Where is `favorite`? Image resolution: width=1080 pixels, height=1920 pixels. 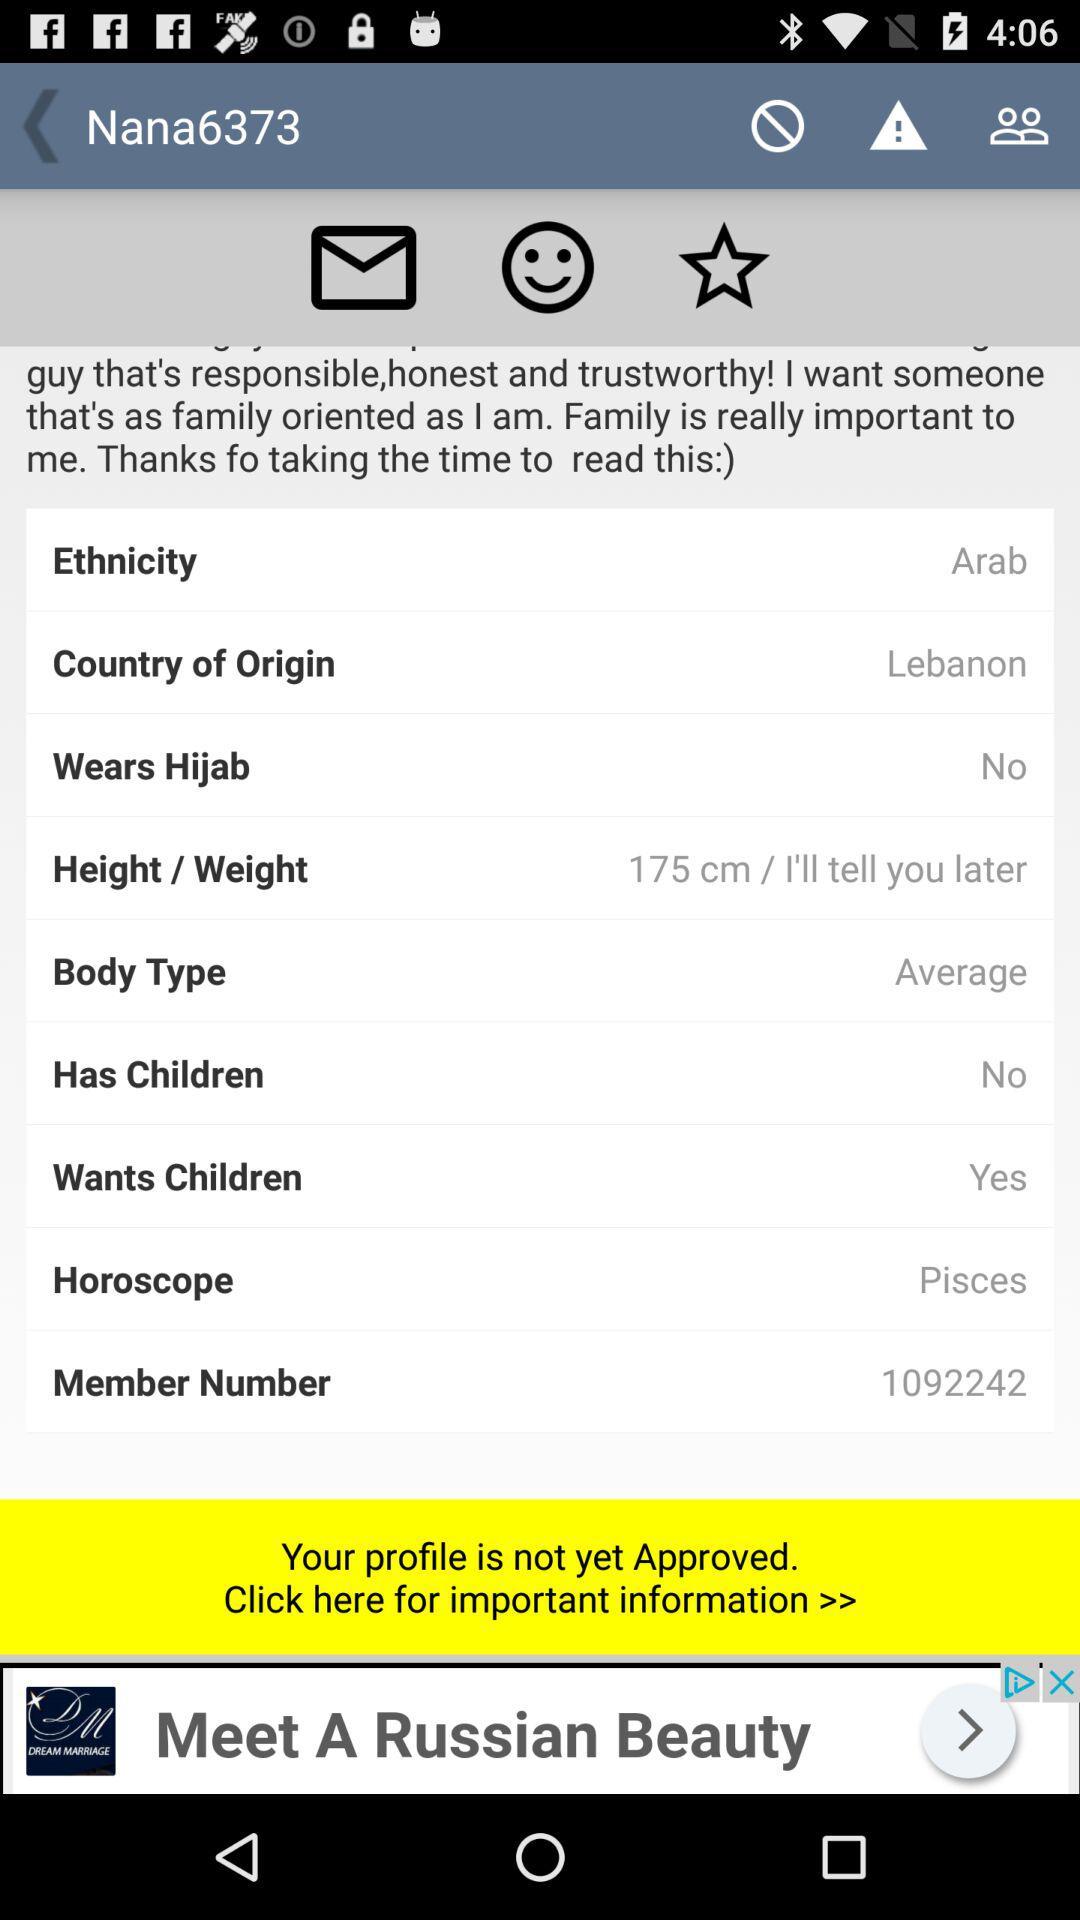 favorite is located at coordinates (724, 266).